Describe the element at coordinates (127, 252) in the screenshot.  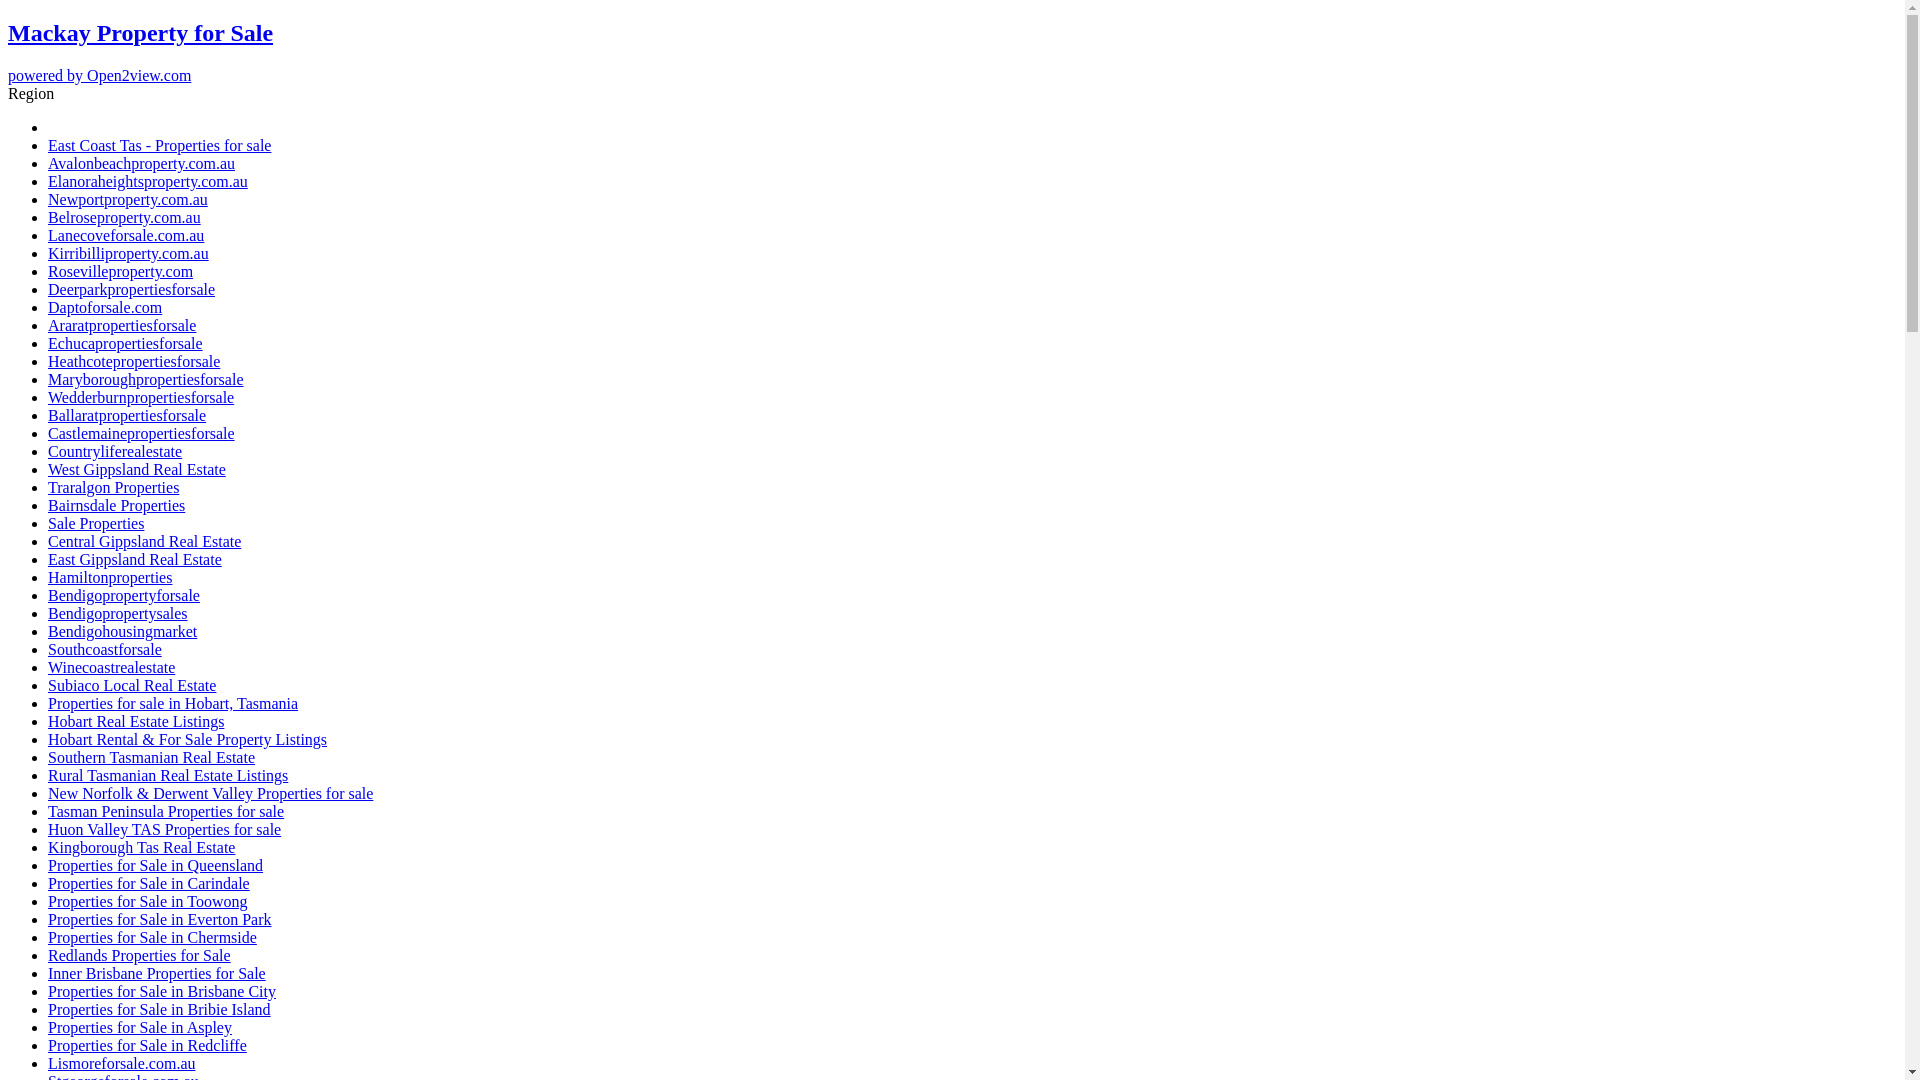
I see `'Kirribilliproperty.com.au'` at that location.